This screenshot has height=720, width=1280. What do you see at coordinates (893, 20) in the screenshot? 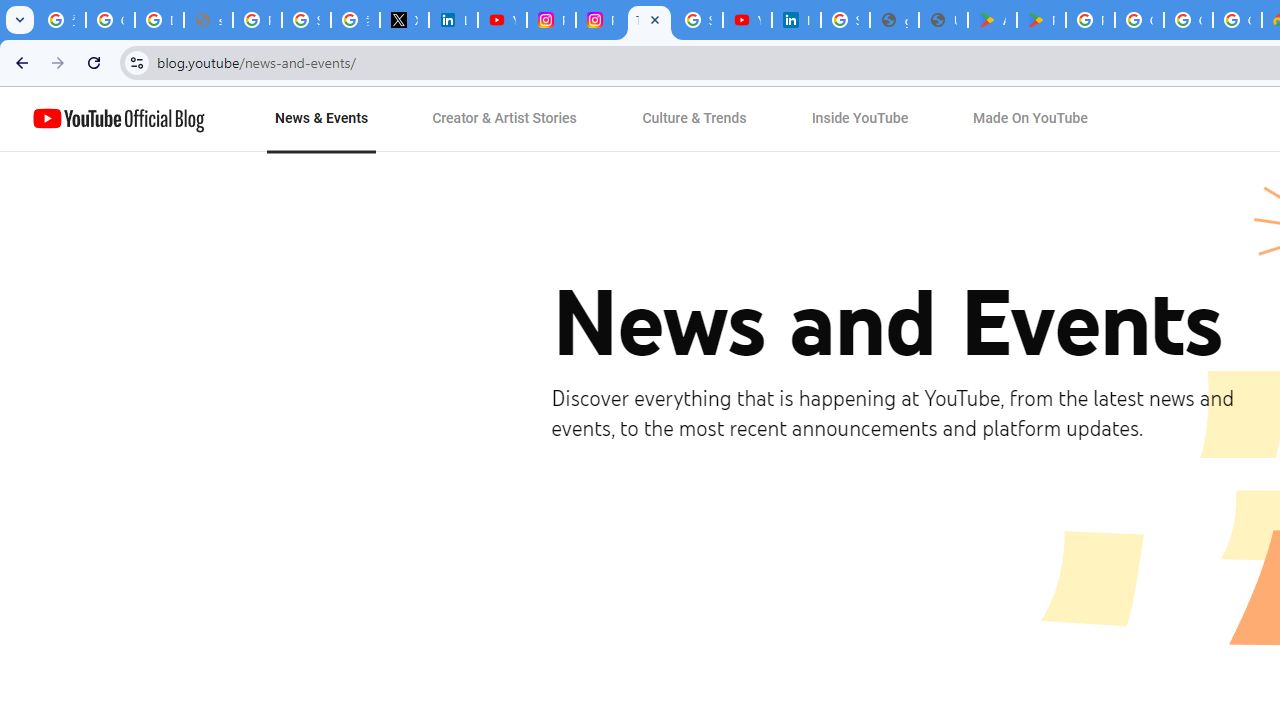
I see `'google_privacy_policy_en.pdf'` at bounding box center [893, 20].